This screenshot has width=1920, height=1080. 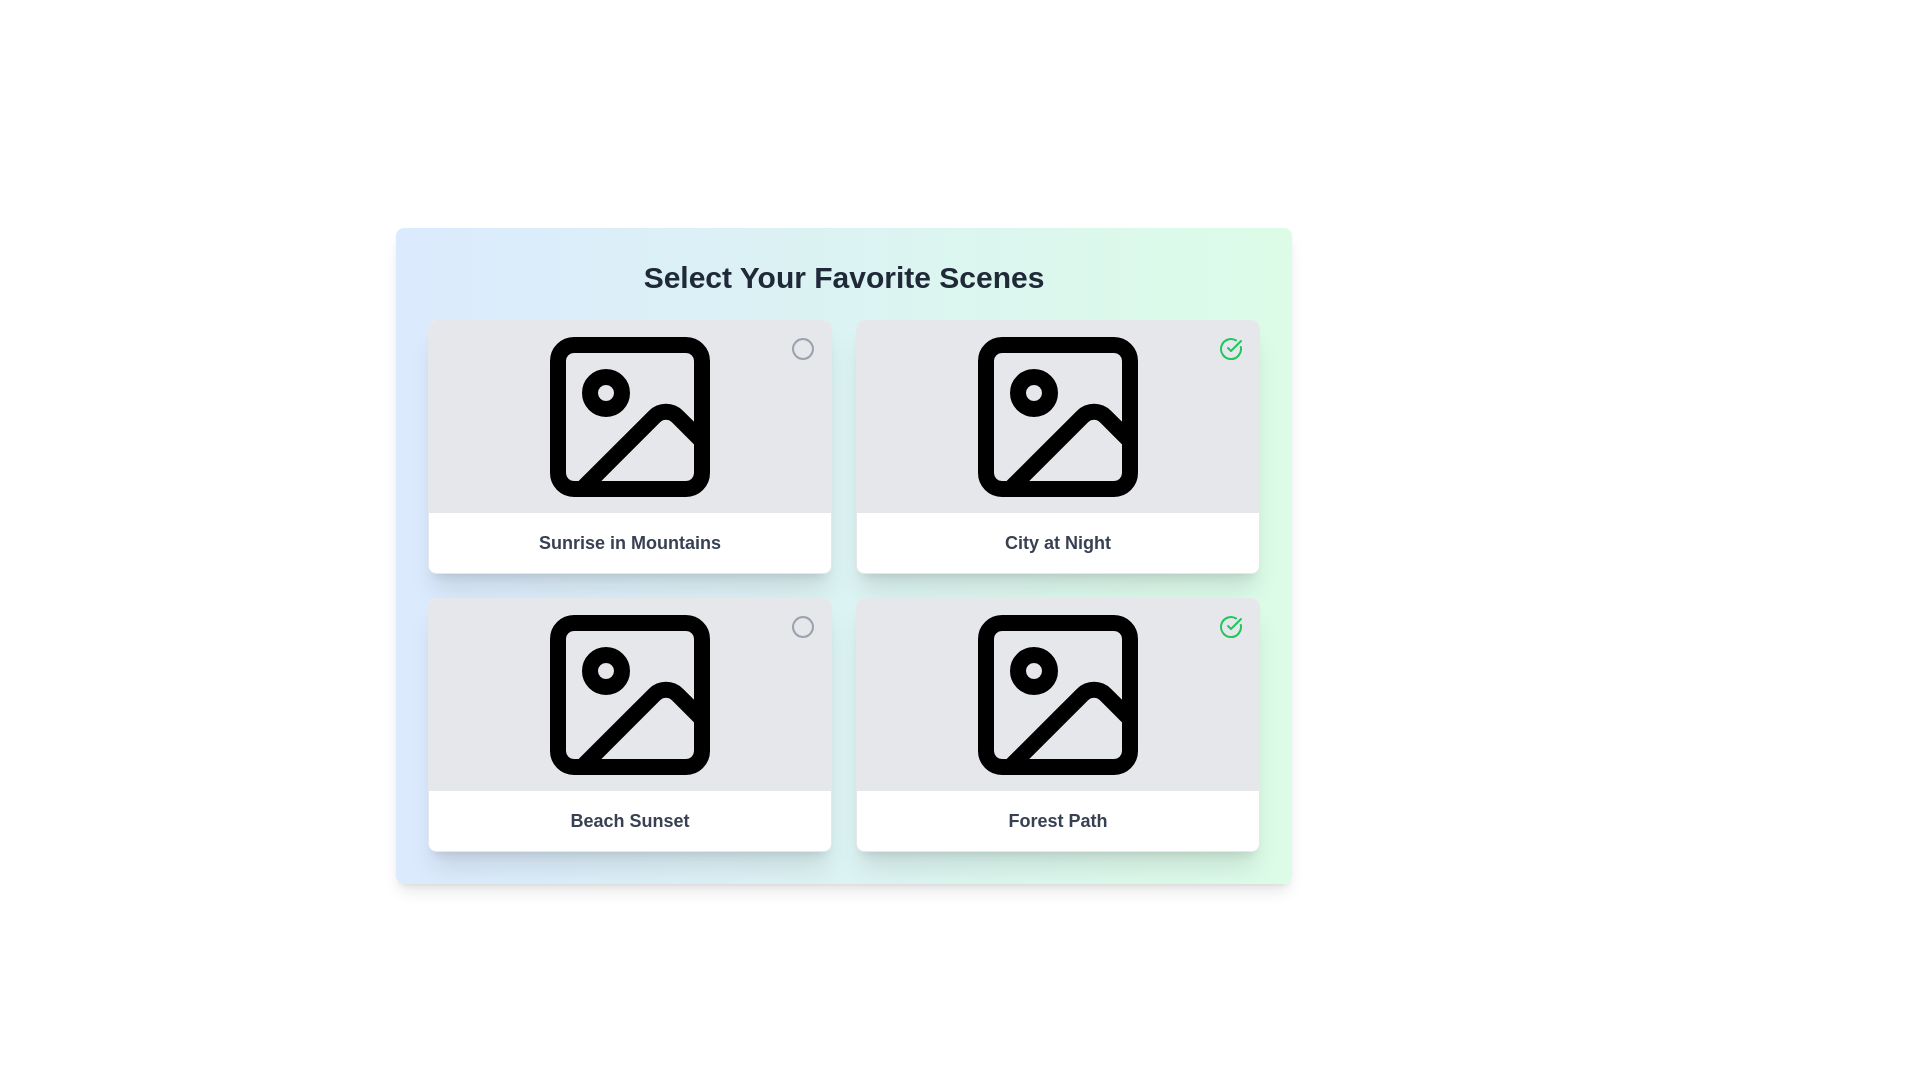 What do you see at coordinates (1056, 415) in the screenshot?
I see `the image of the media item titled 'City at Night' by interacting with its corresponding image element` at bounding box center [1056, 415].